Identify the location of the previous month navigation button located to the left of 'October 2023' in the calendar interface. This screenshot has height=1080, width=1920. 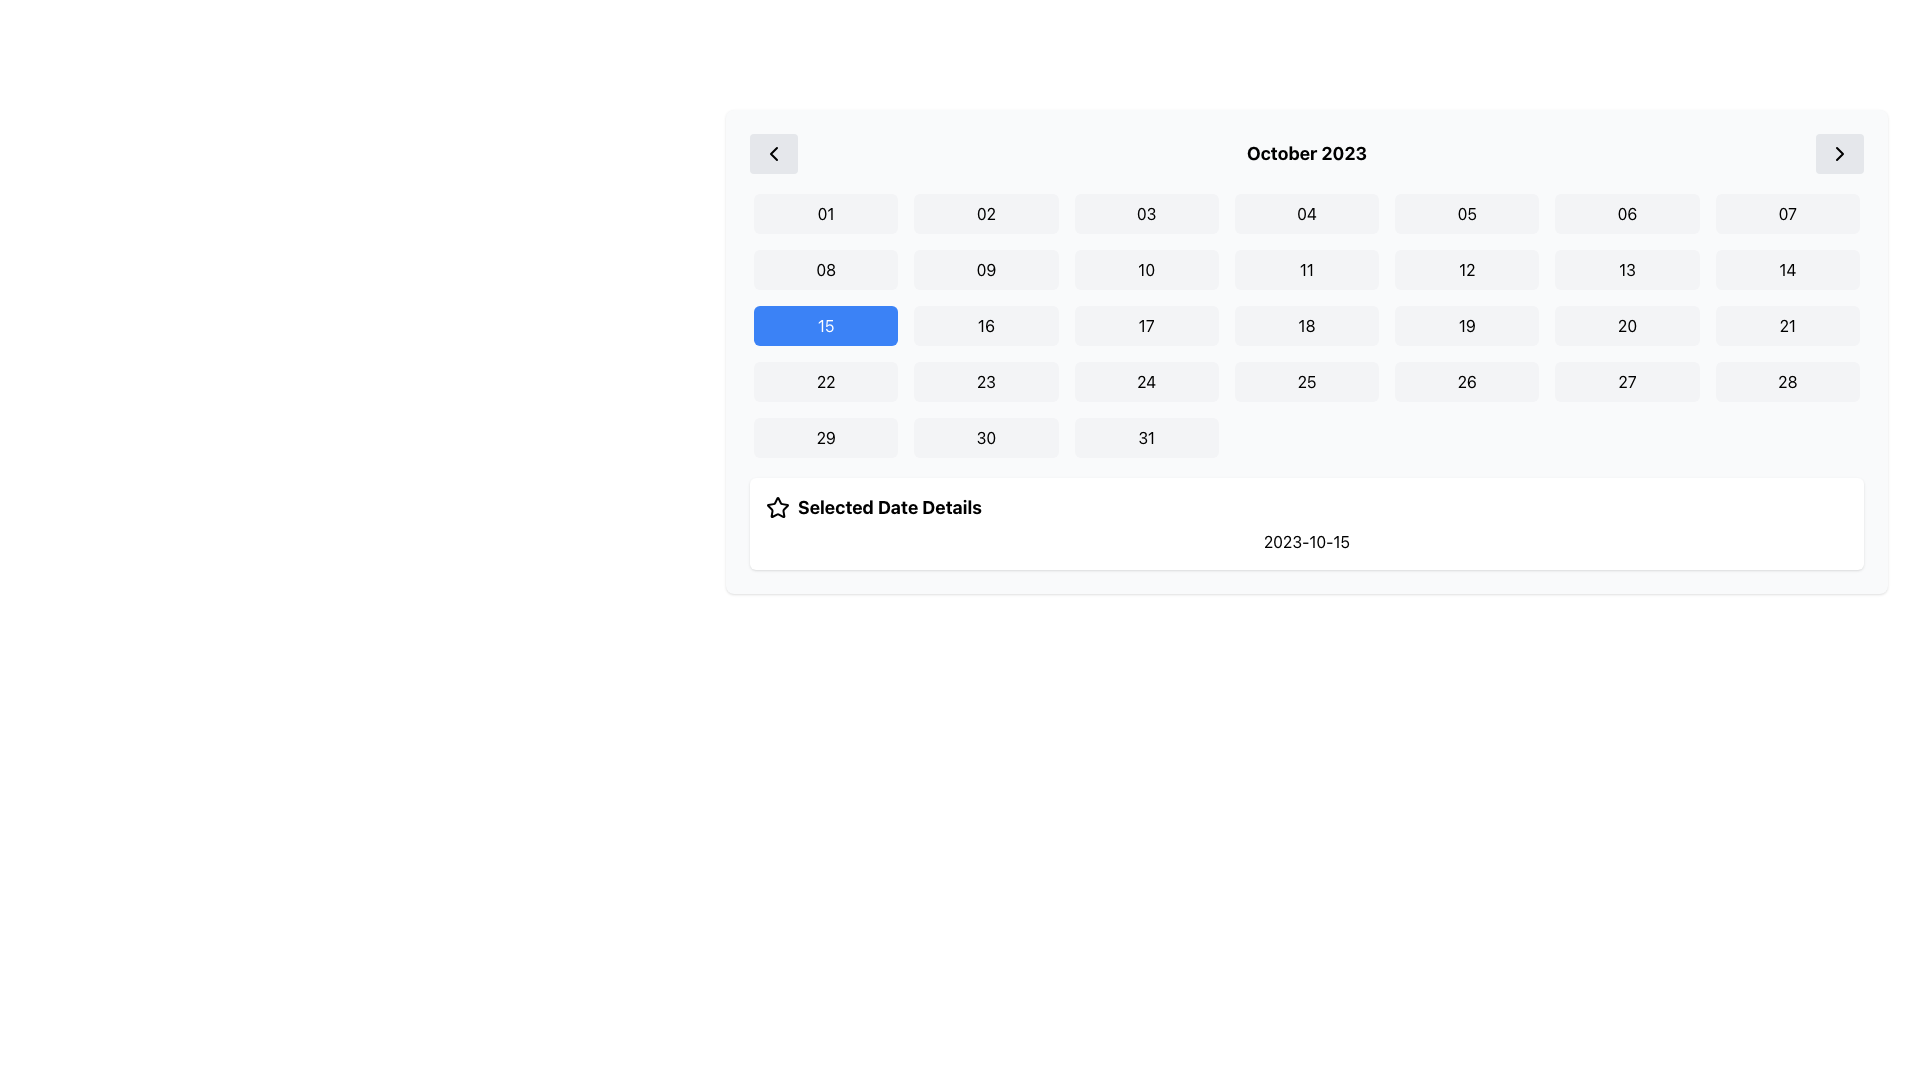
(772, 153).